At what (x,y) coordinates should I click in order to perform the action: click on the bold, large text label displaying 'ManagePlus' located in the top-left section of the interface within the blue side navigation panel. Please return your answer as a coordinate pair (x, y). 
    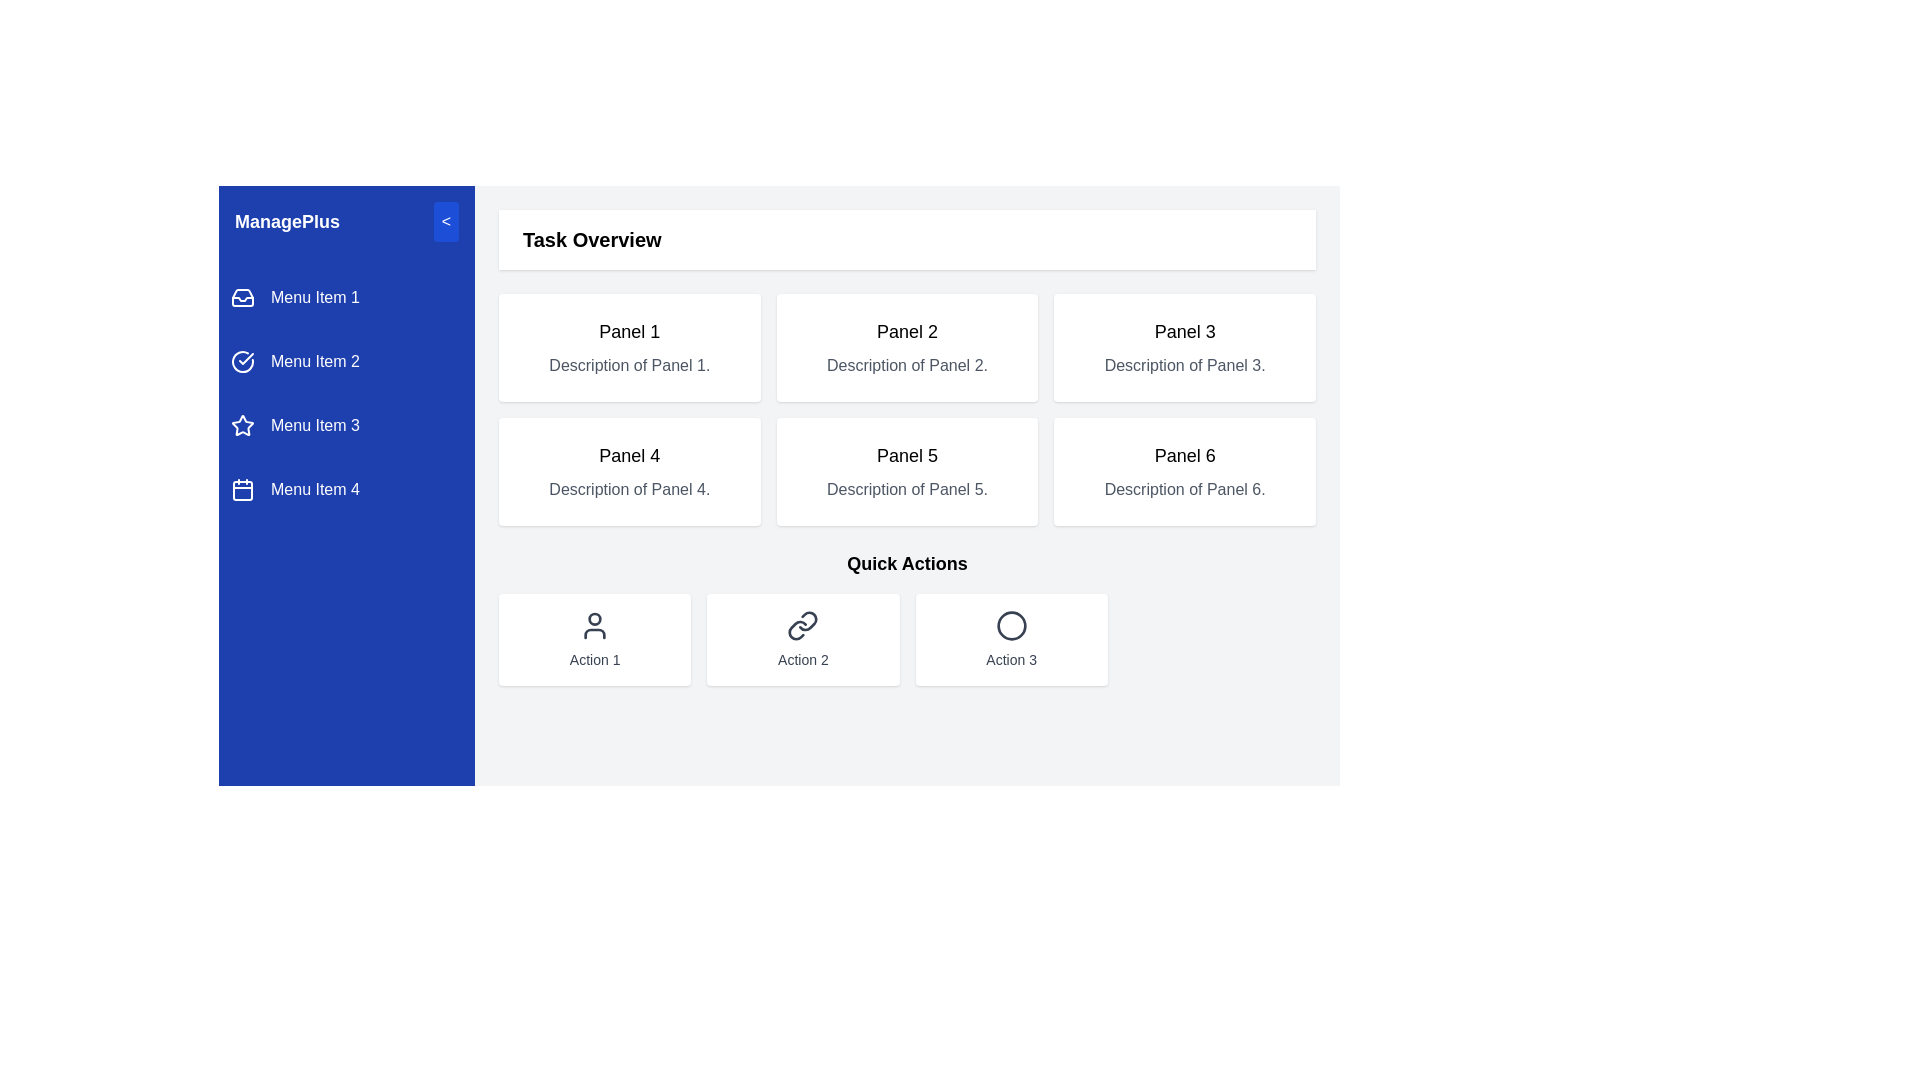
    Looking at the image, I should click on (286, 222).